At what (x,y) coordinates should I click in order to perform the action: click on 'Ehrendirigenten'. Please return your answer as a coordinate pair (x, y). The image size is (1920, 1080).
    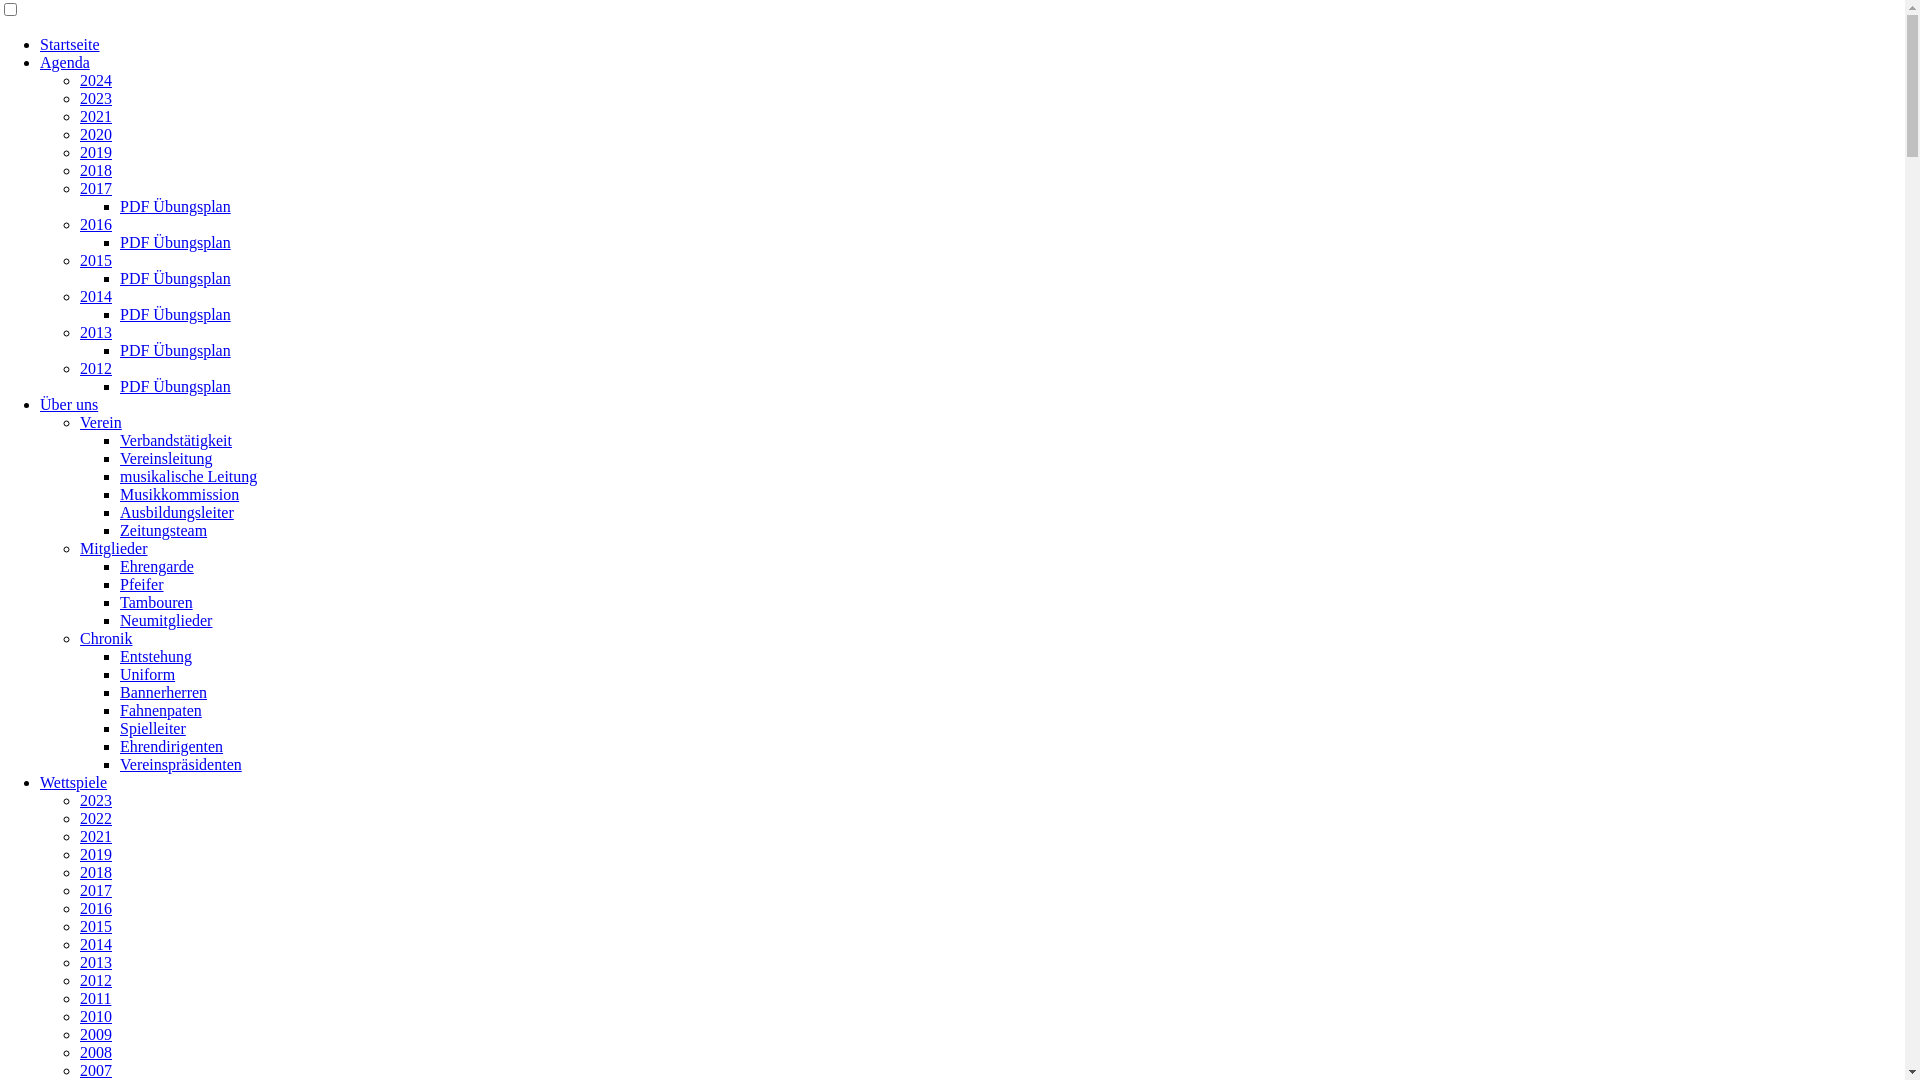
    Looking at the image, I should click on (171, 746).